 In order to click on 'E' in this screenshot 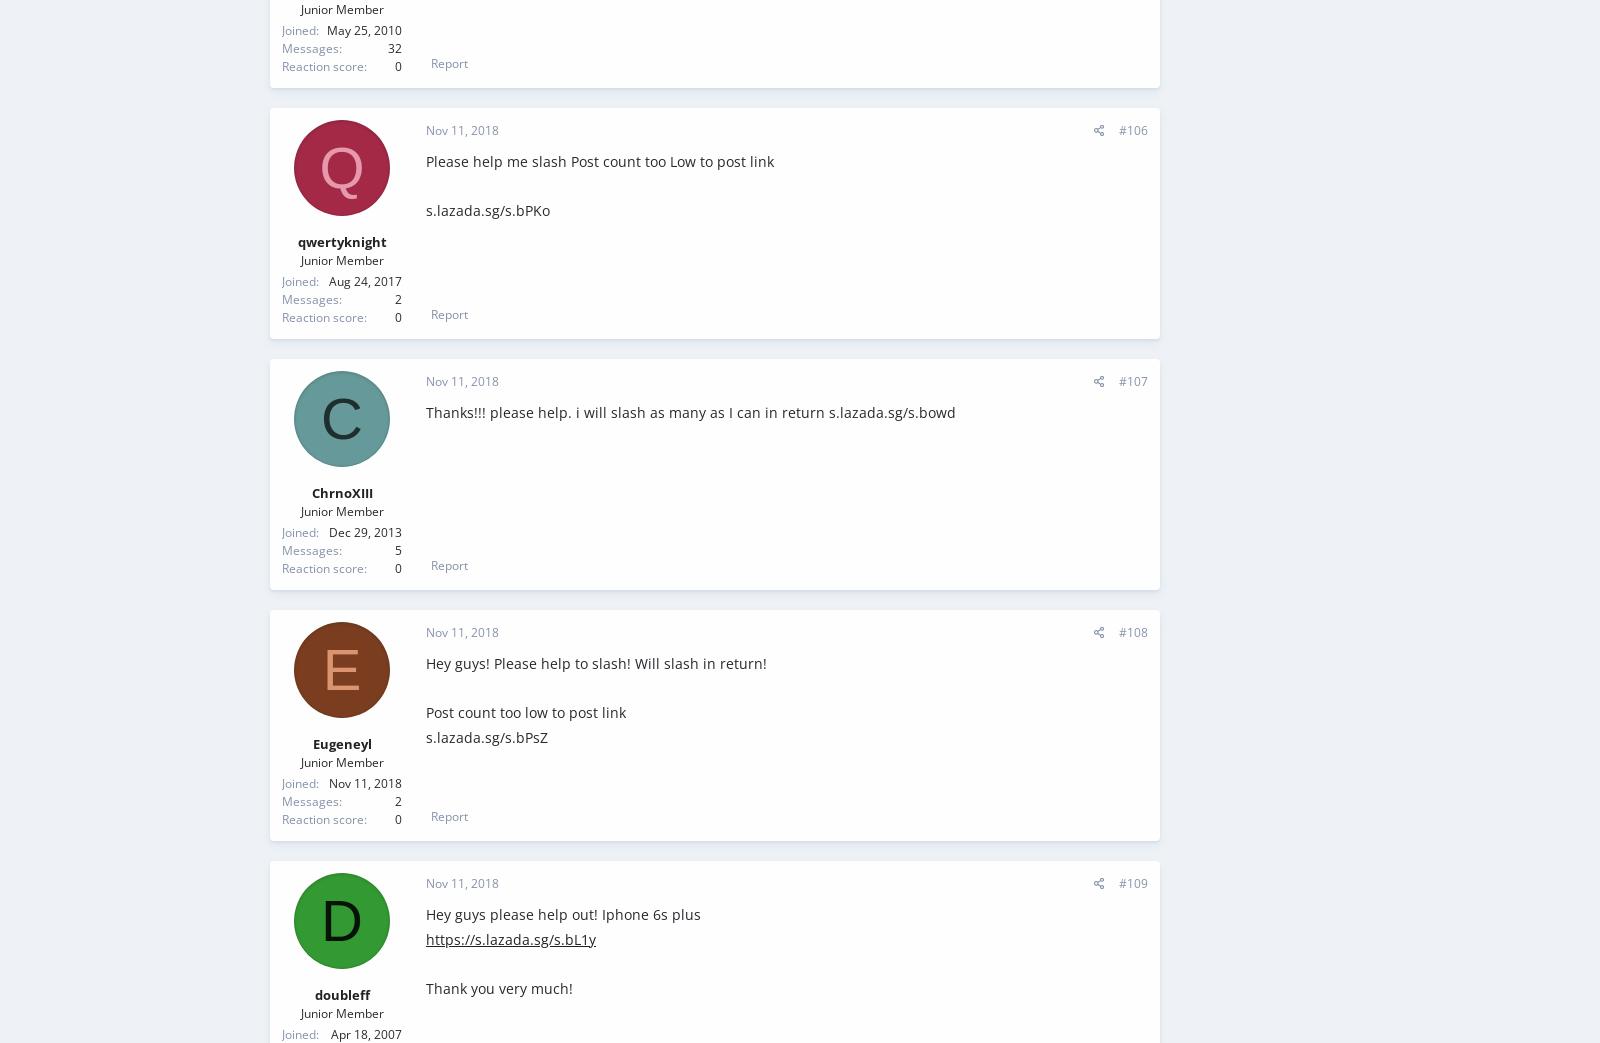, I will do `click(322, 668)`.